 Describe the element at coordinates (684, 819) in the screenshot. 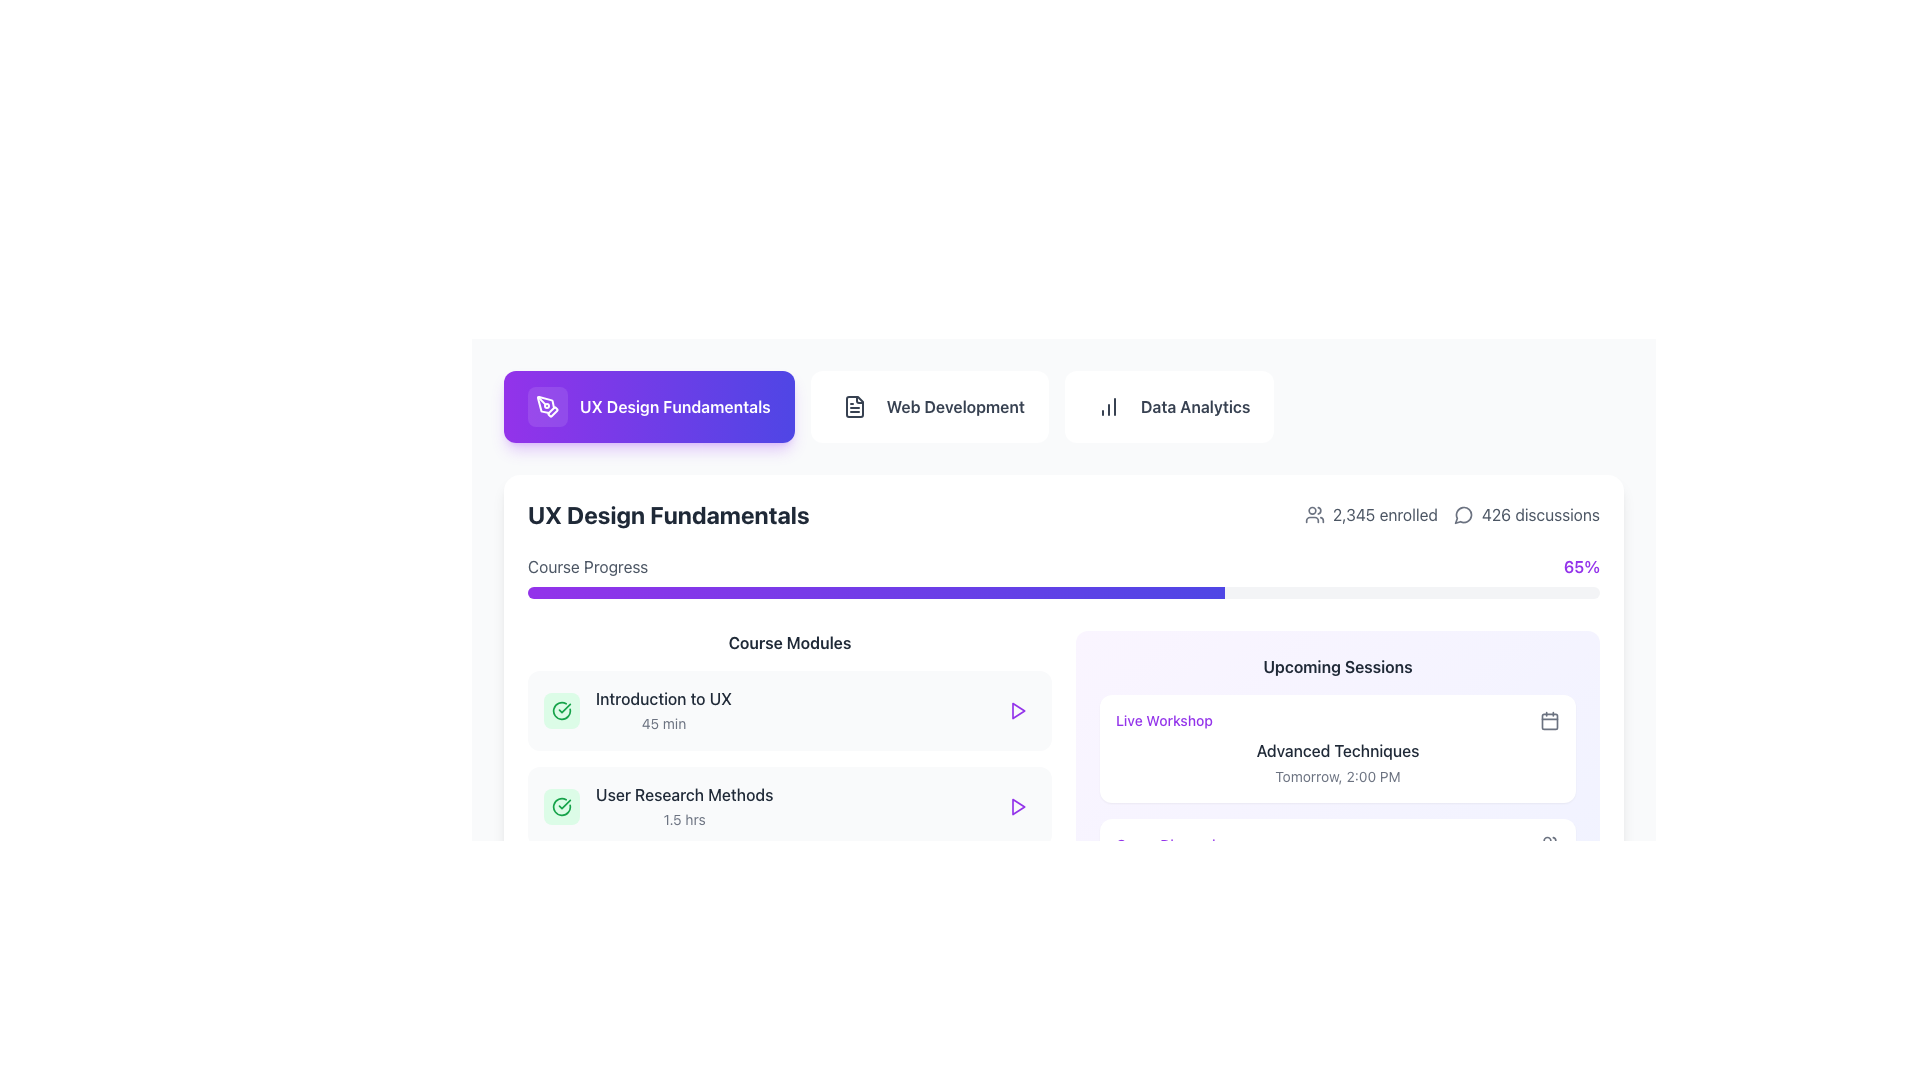

I see `text label providing additional information about the time required to complete the second course module titled 'User Research Methods'` at that location.